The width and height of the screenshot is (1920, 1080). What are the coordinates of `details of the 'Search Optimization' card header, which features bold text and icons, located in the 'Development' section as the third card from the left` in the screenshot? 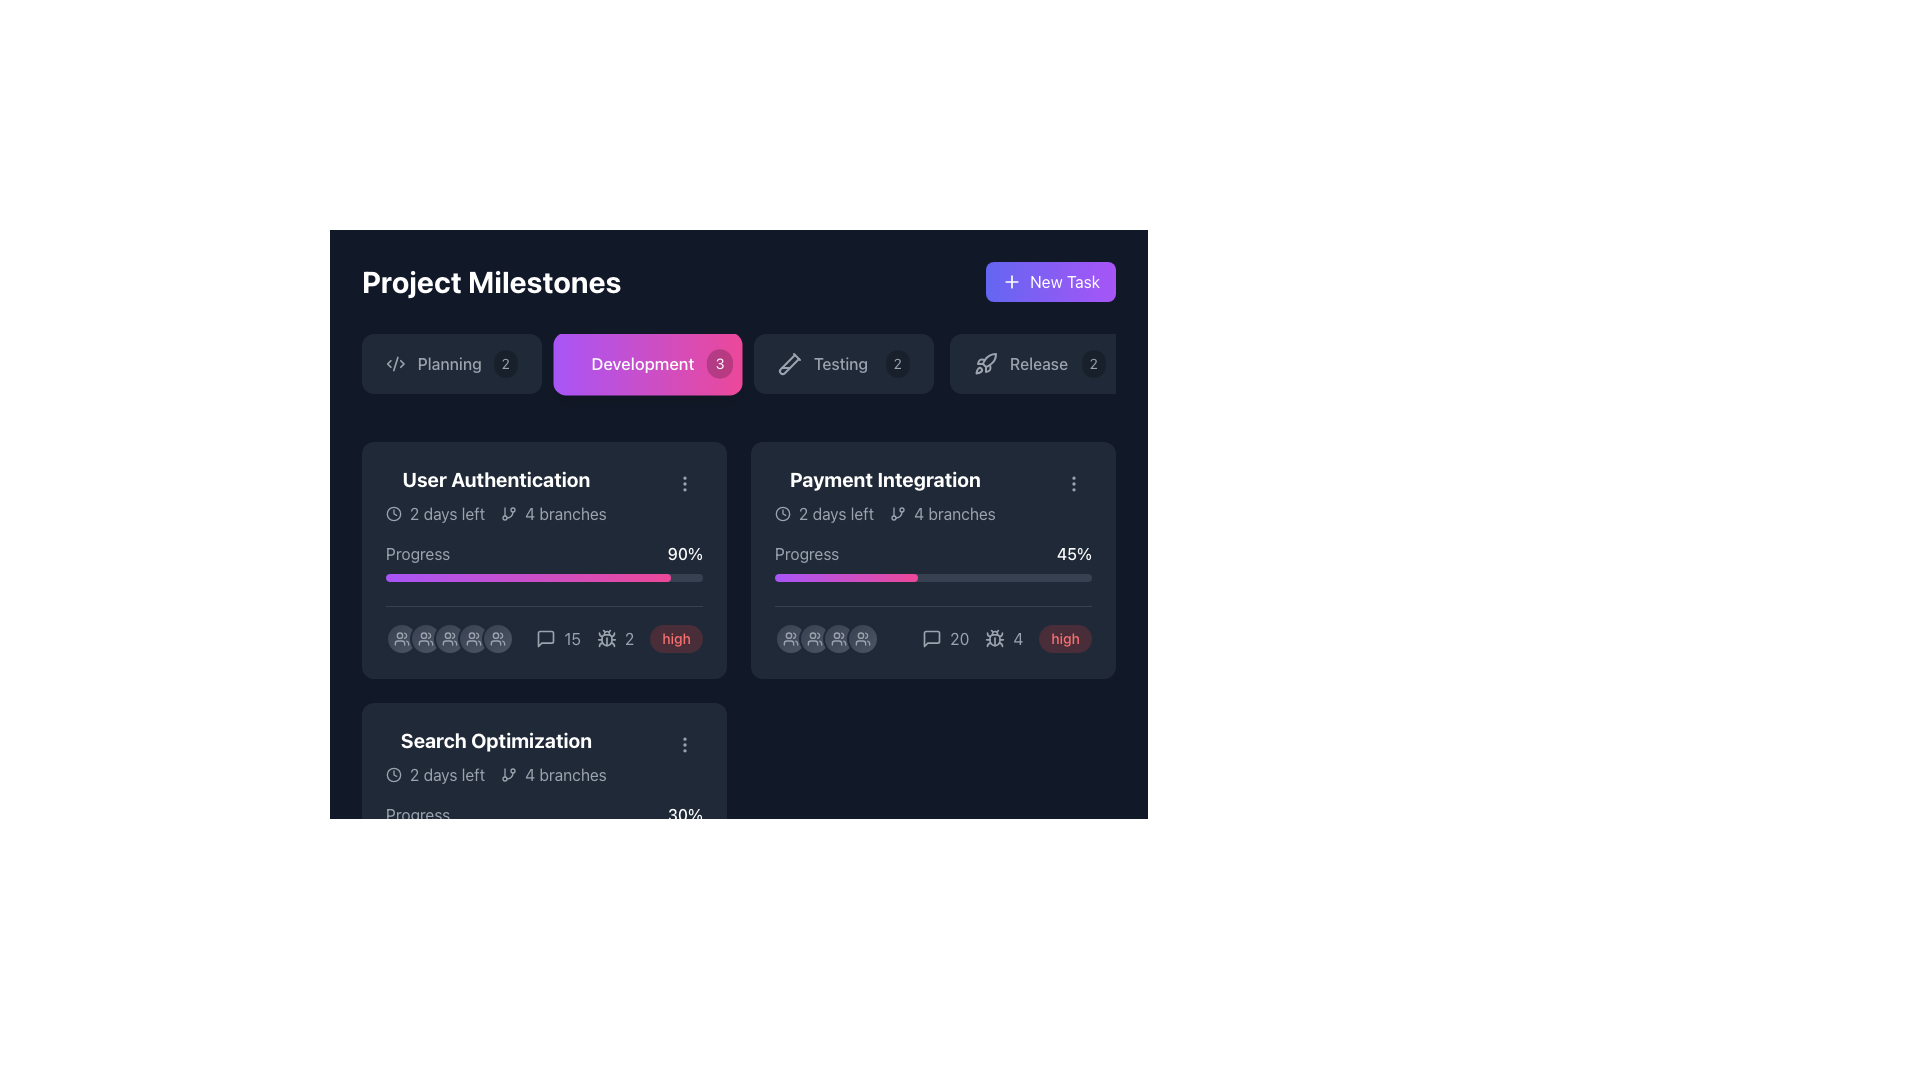 It's located at (544, 756).